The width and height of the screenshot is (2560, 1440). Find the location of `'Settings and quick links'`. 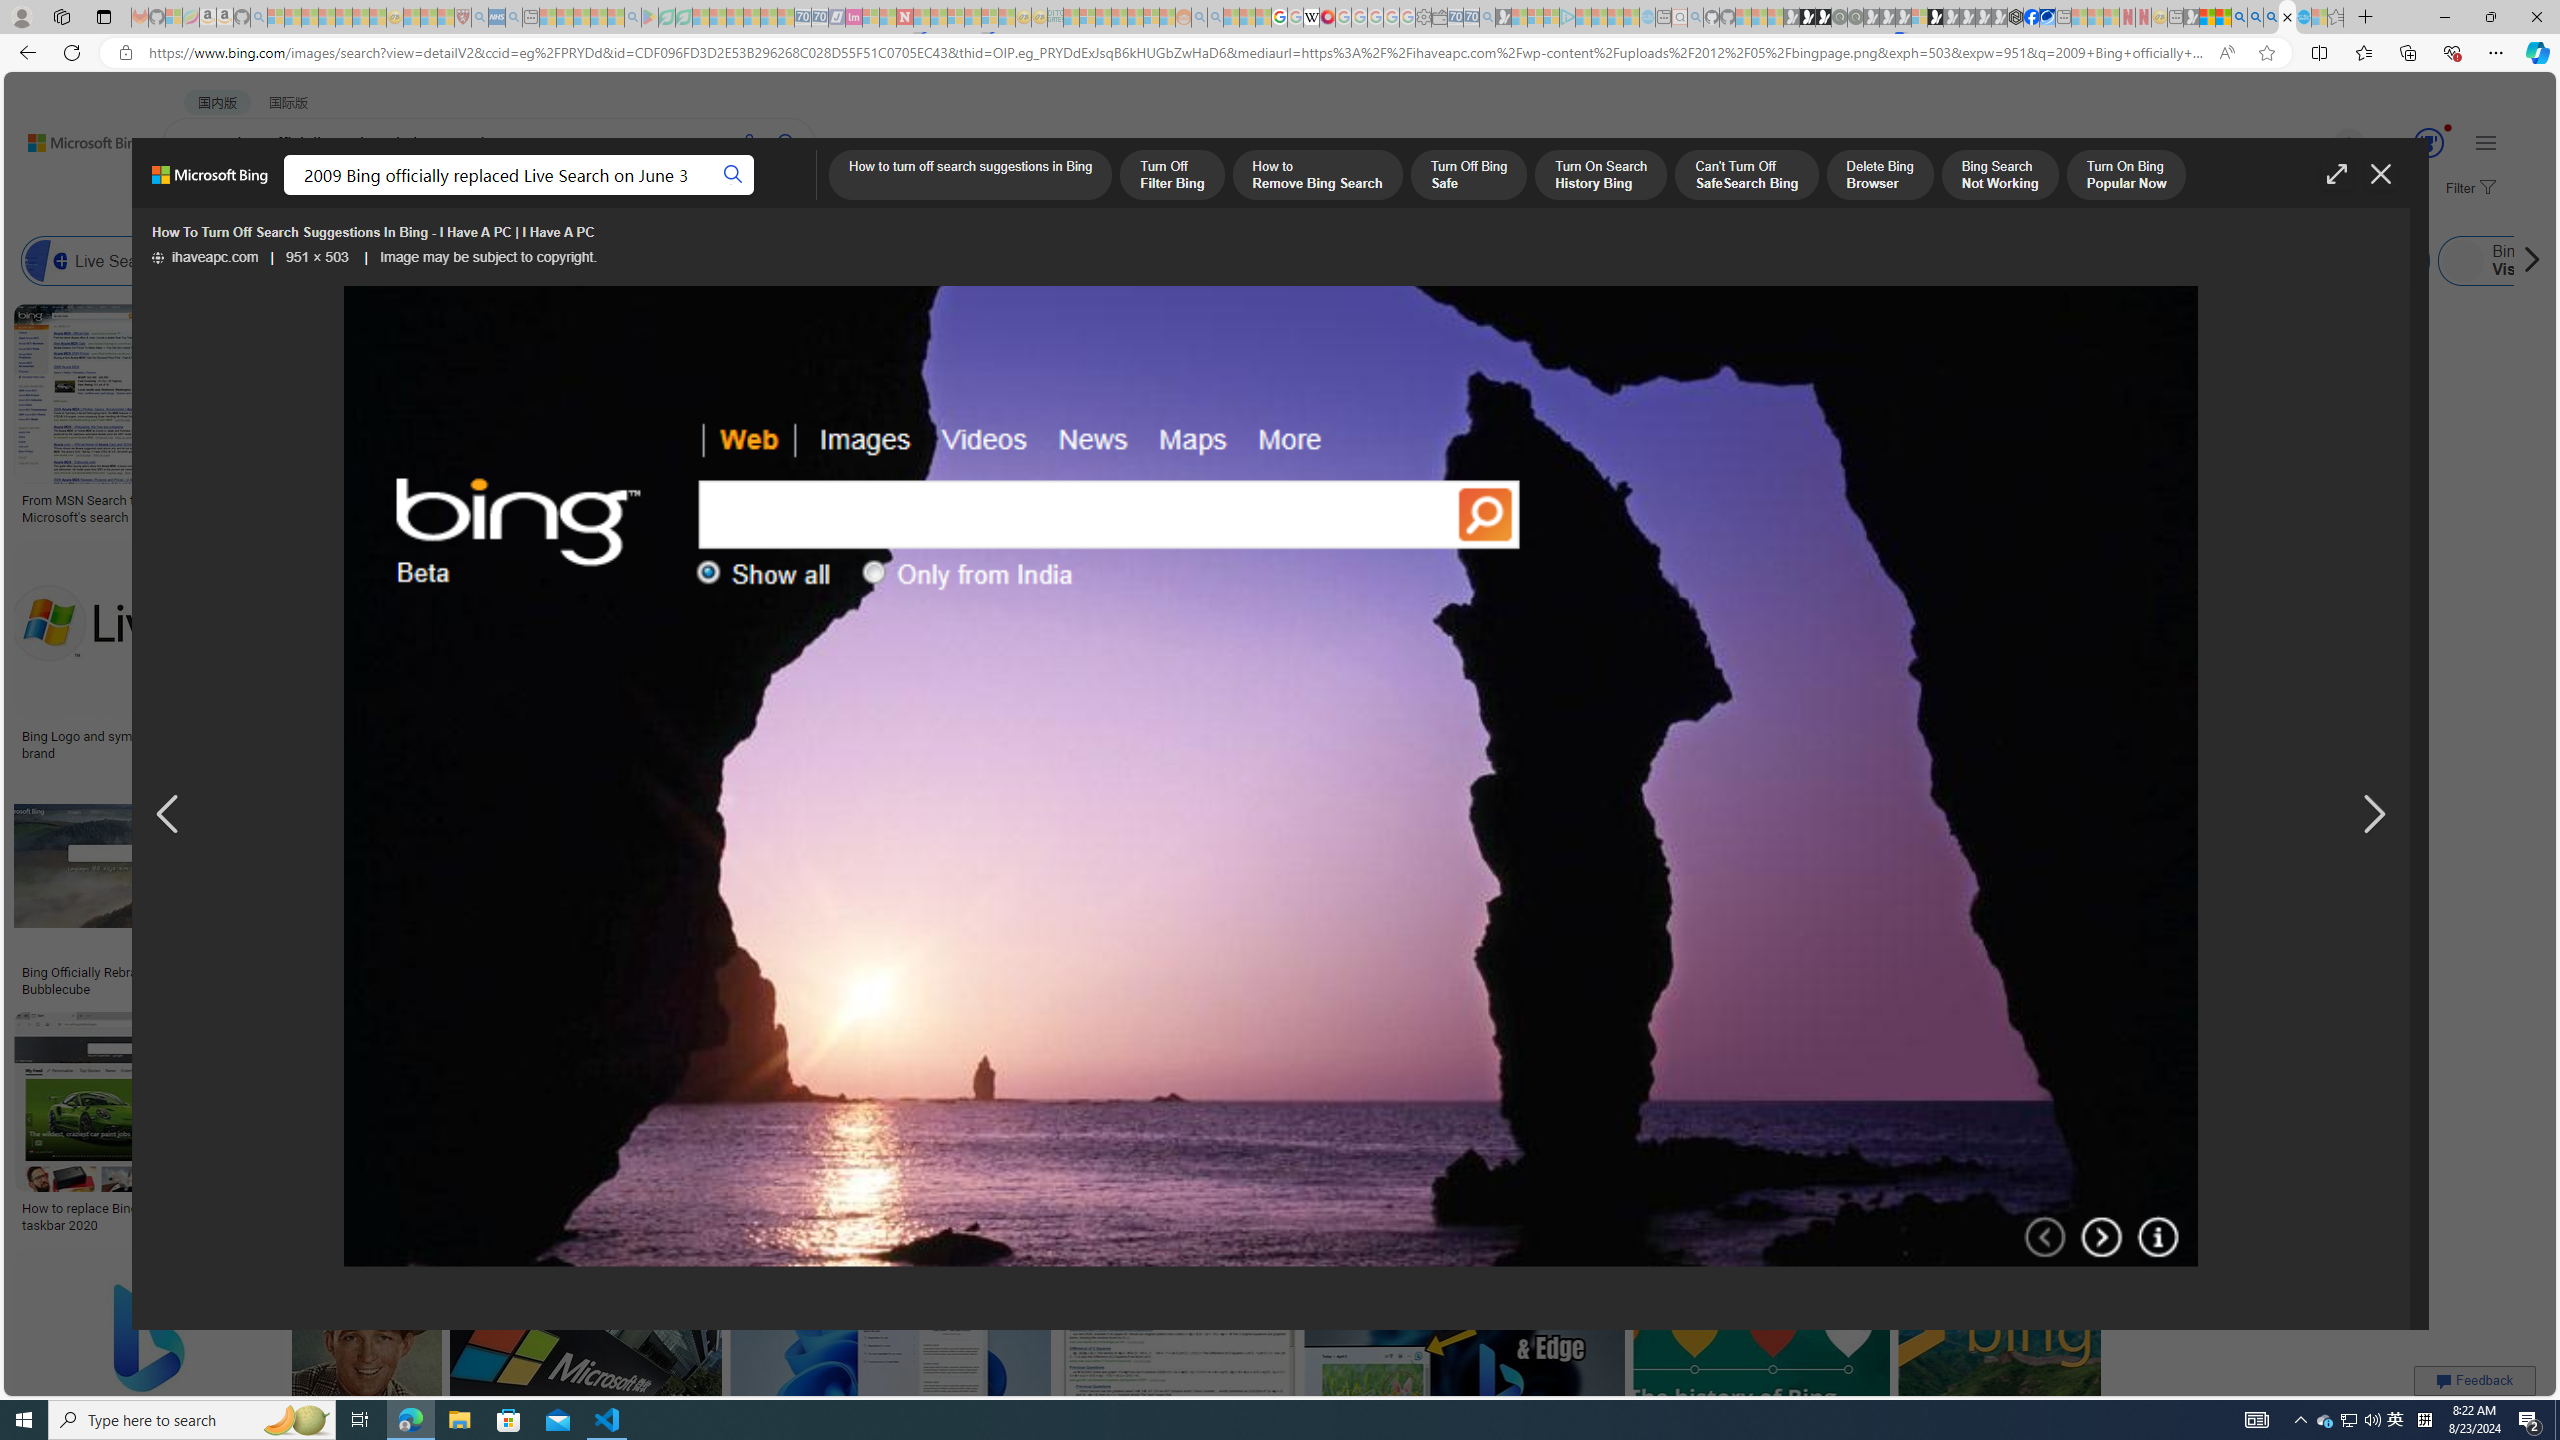

'Settings and quick links' is located at coordinates (2484, 141).